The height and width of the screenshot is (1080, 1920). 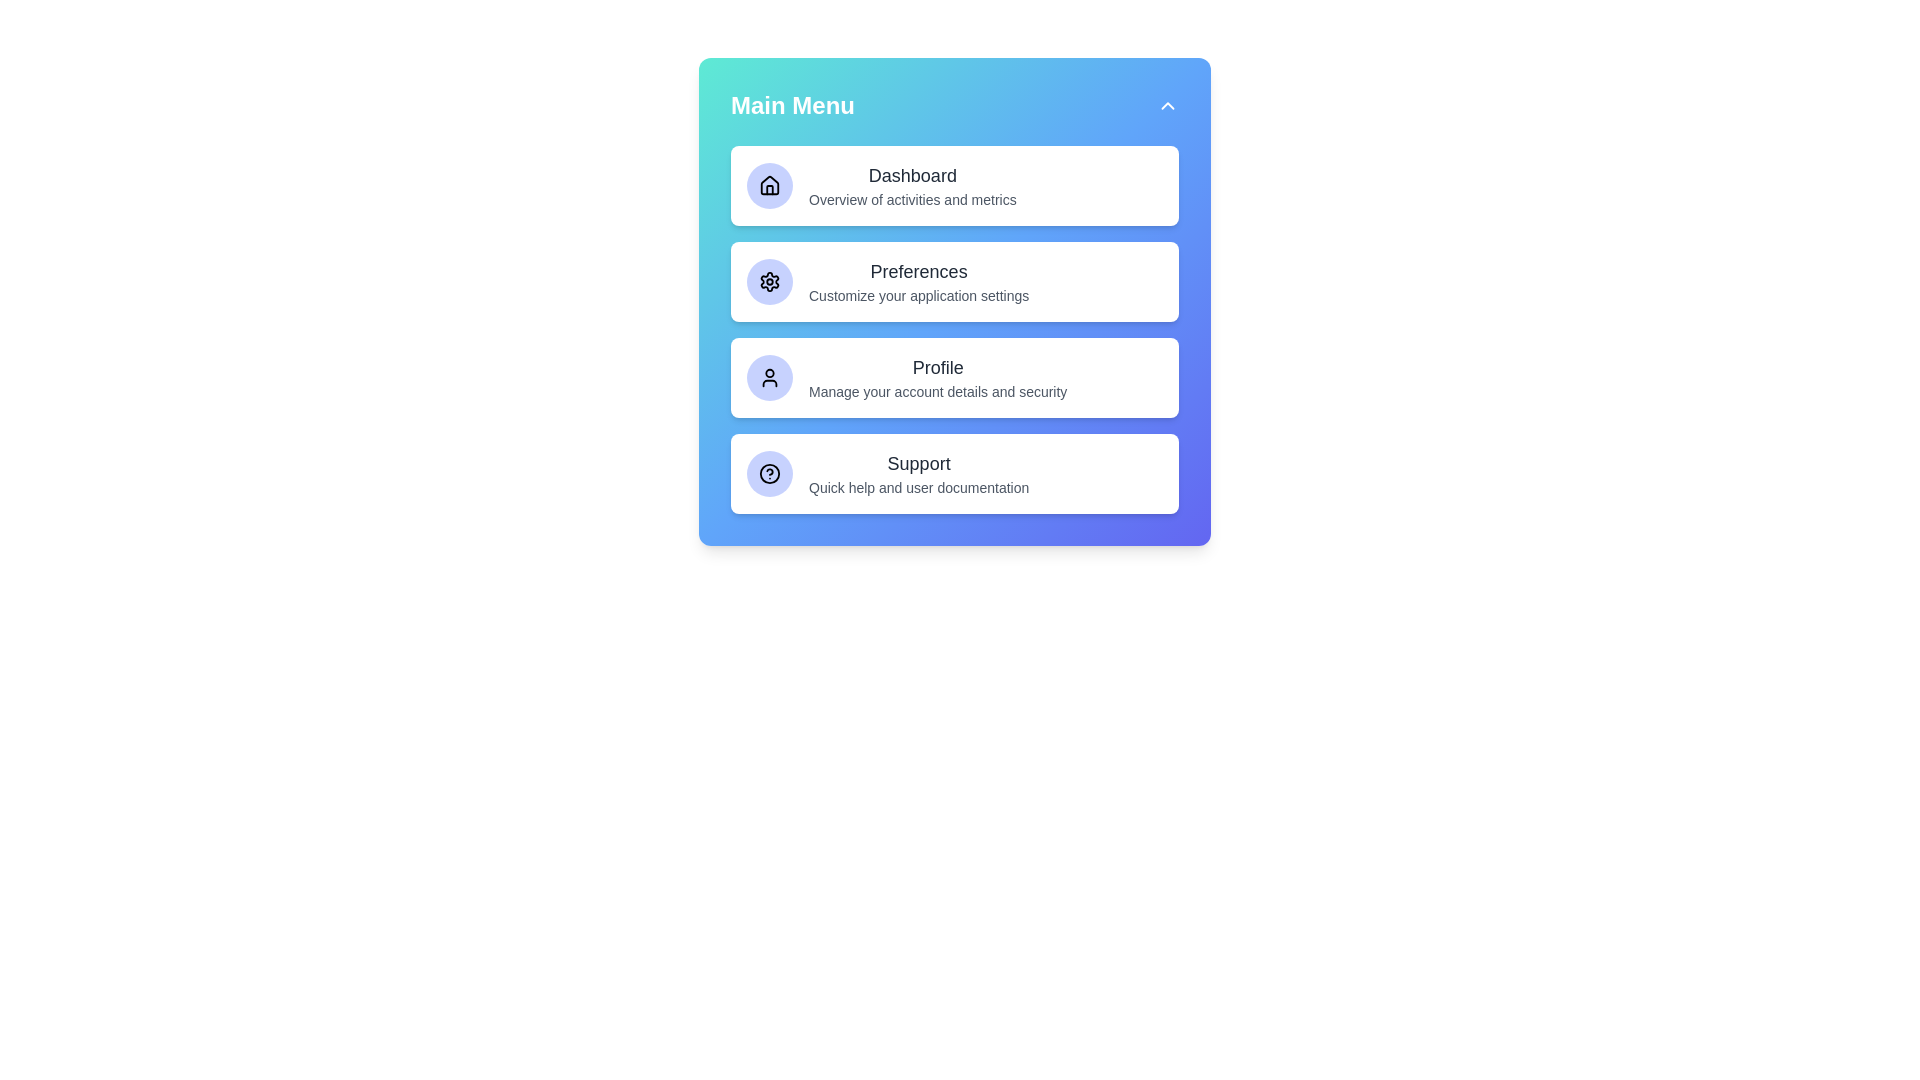 What do you see at coordinates (768, 474) in the screenshot?
I see `the icon corresponding to the menu option Support` at bounding box center [768, 474].